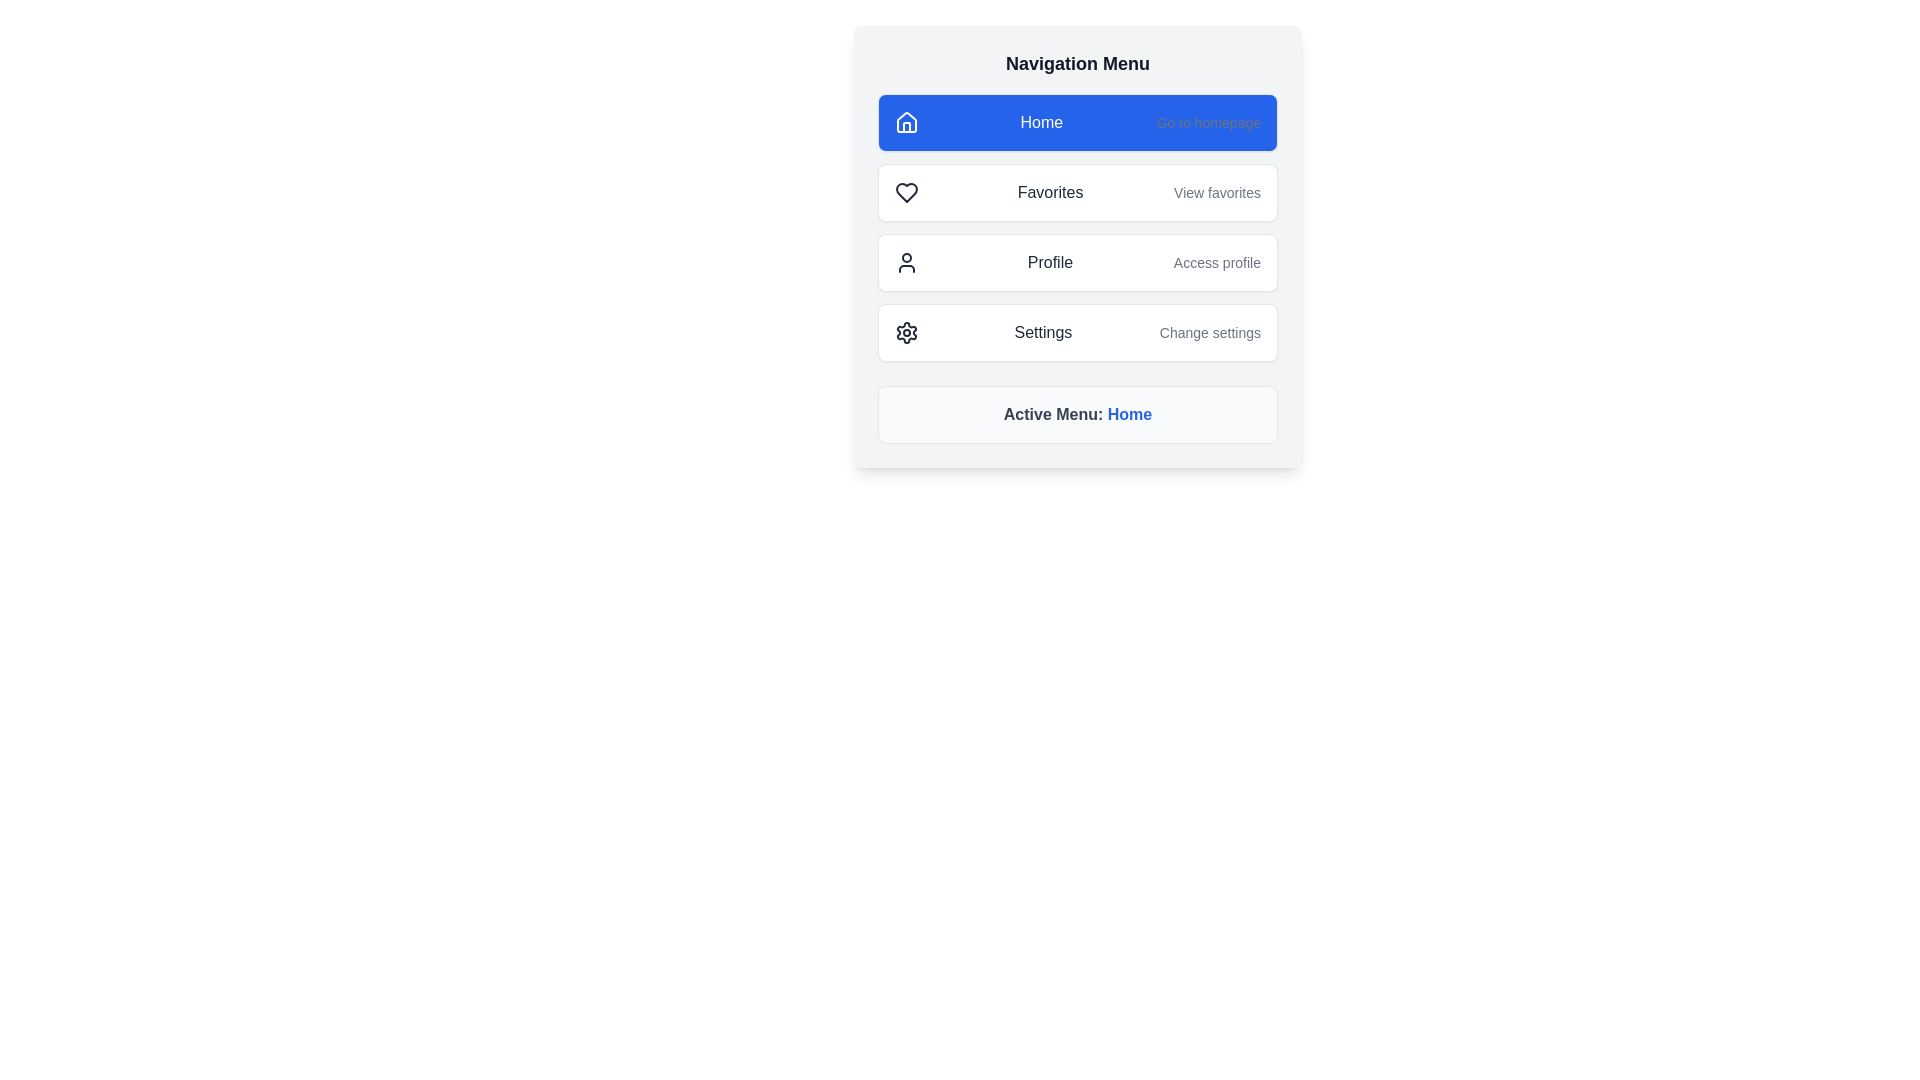  What do you see at coordinates (906, 122) in the screenshot?
I see `the 'Home' menu item icon in the navigation interface, which is highlighted in blue and located to the left of the 'Home' text` at bounding box center [906, 122].